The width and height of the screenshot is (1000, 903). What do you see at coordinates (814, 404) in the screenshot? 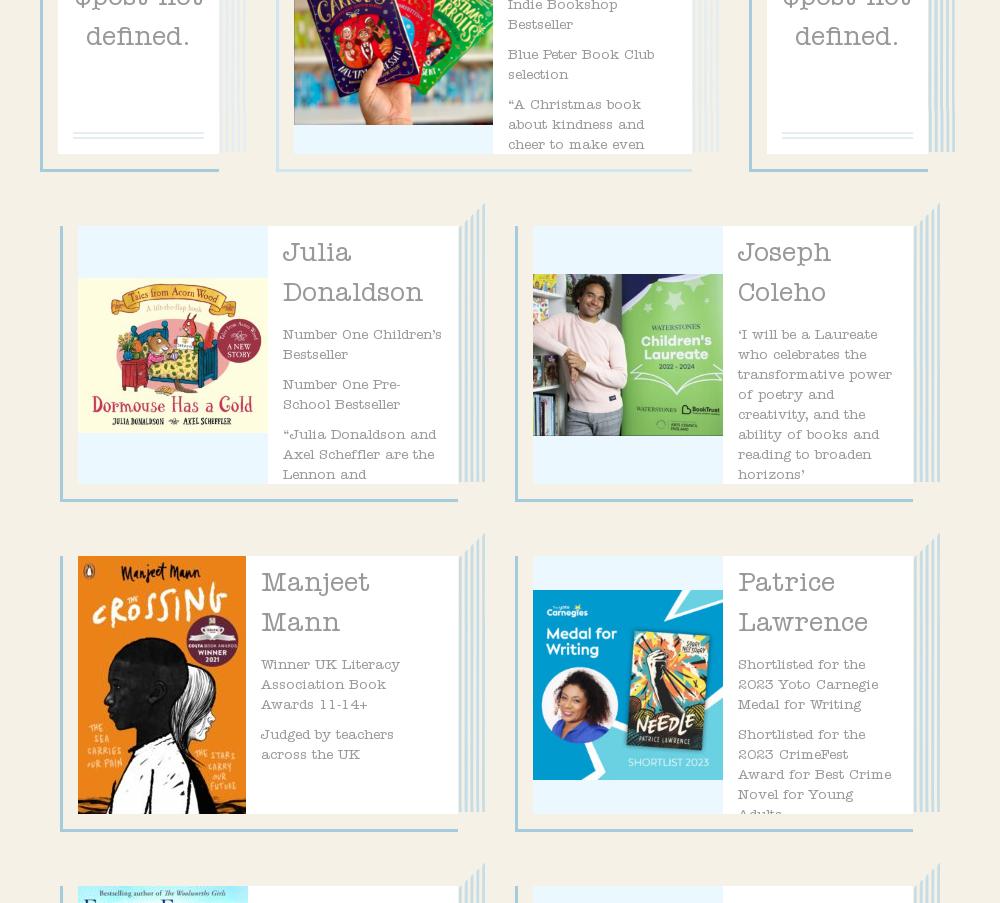
I see `'‘I will be a Laureate who celebrates the transformative power of poetry and creativity, and the ability of books and reading to broaden horizons’'` at bounding box center [814, 404].